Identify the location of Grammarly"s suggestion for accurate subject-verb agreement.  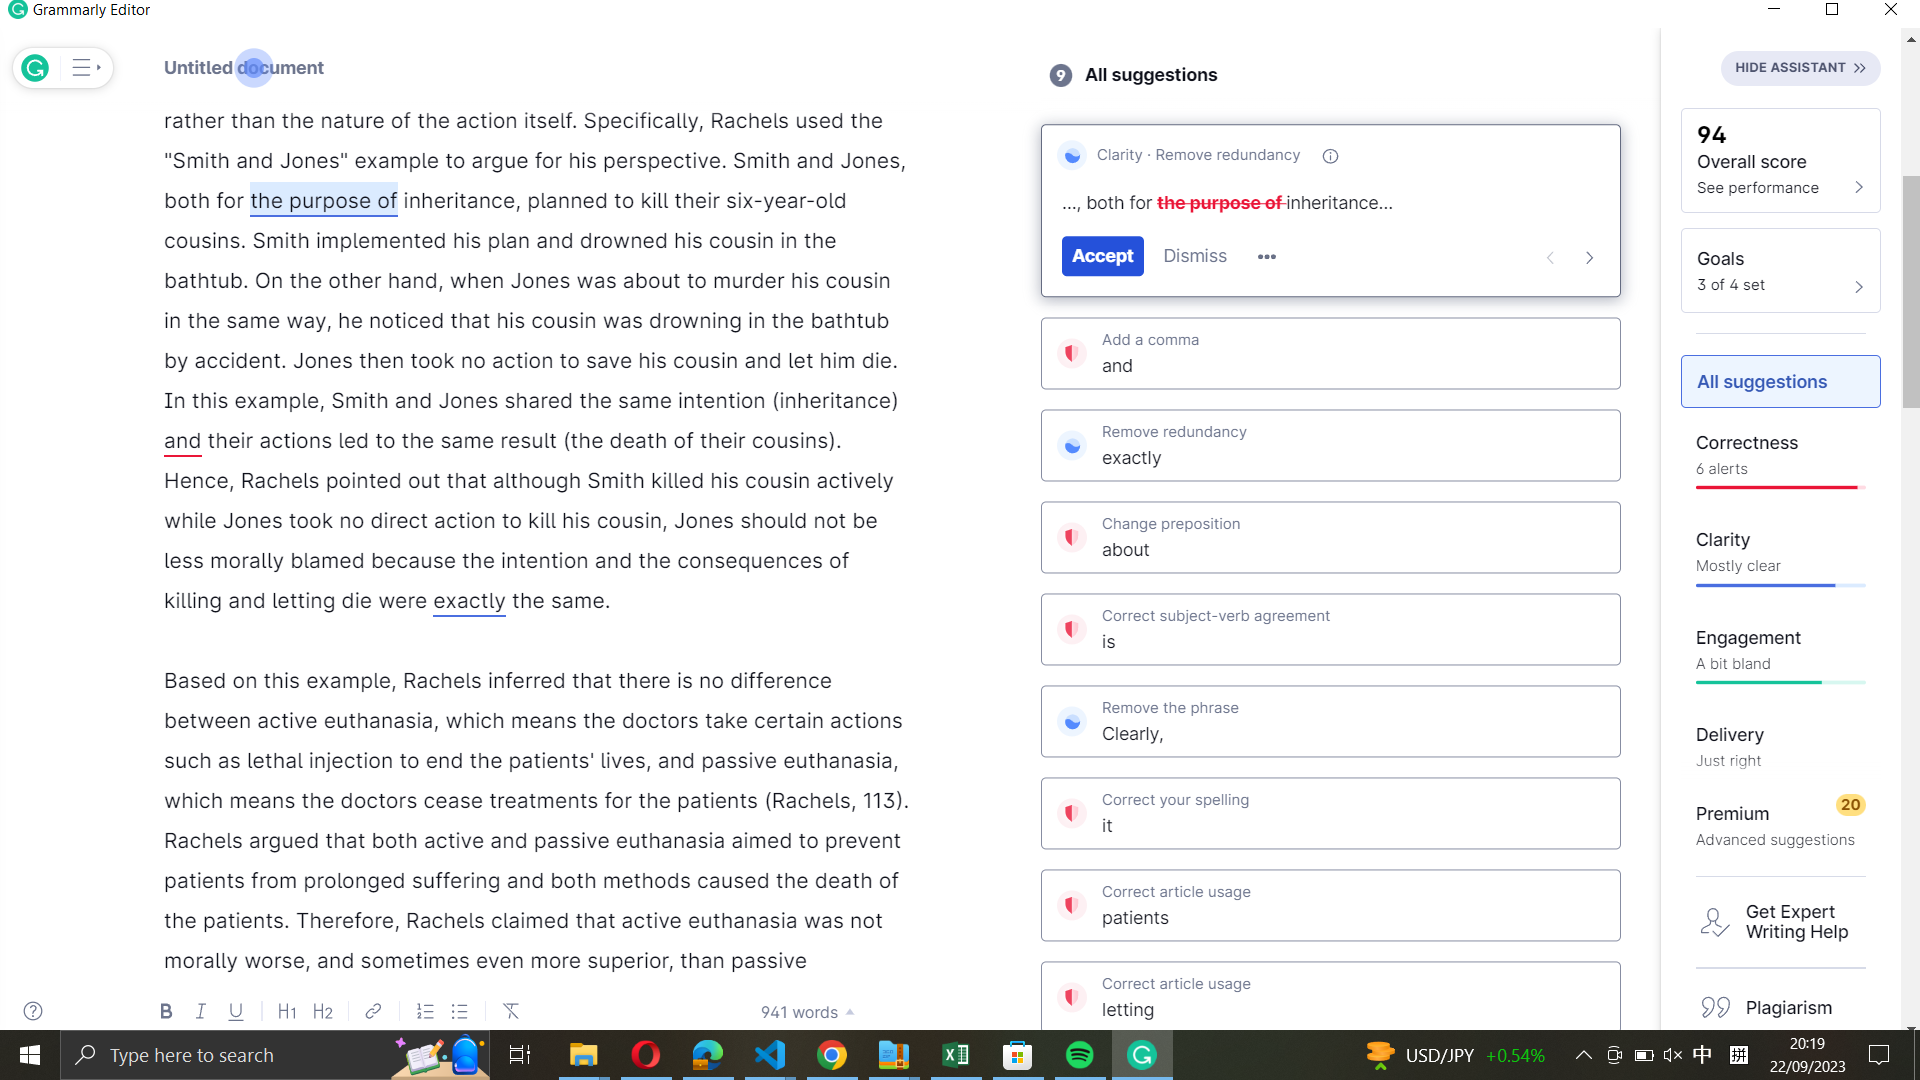
(1329, 630).